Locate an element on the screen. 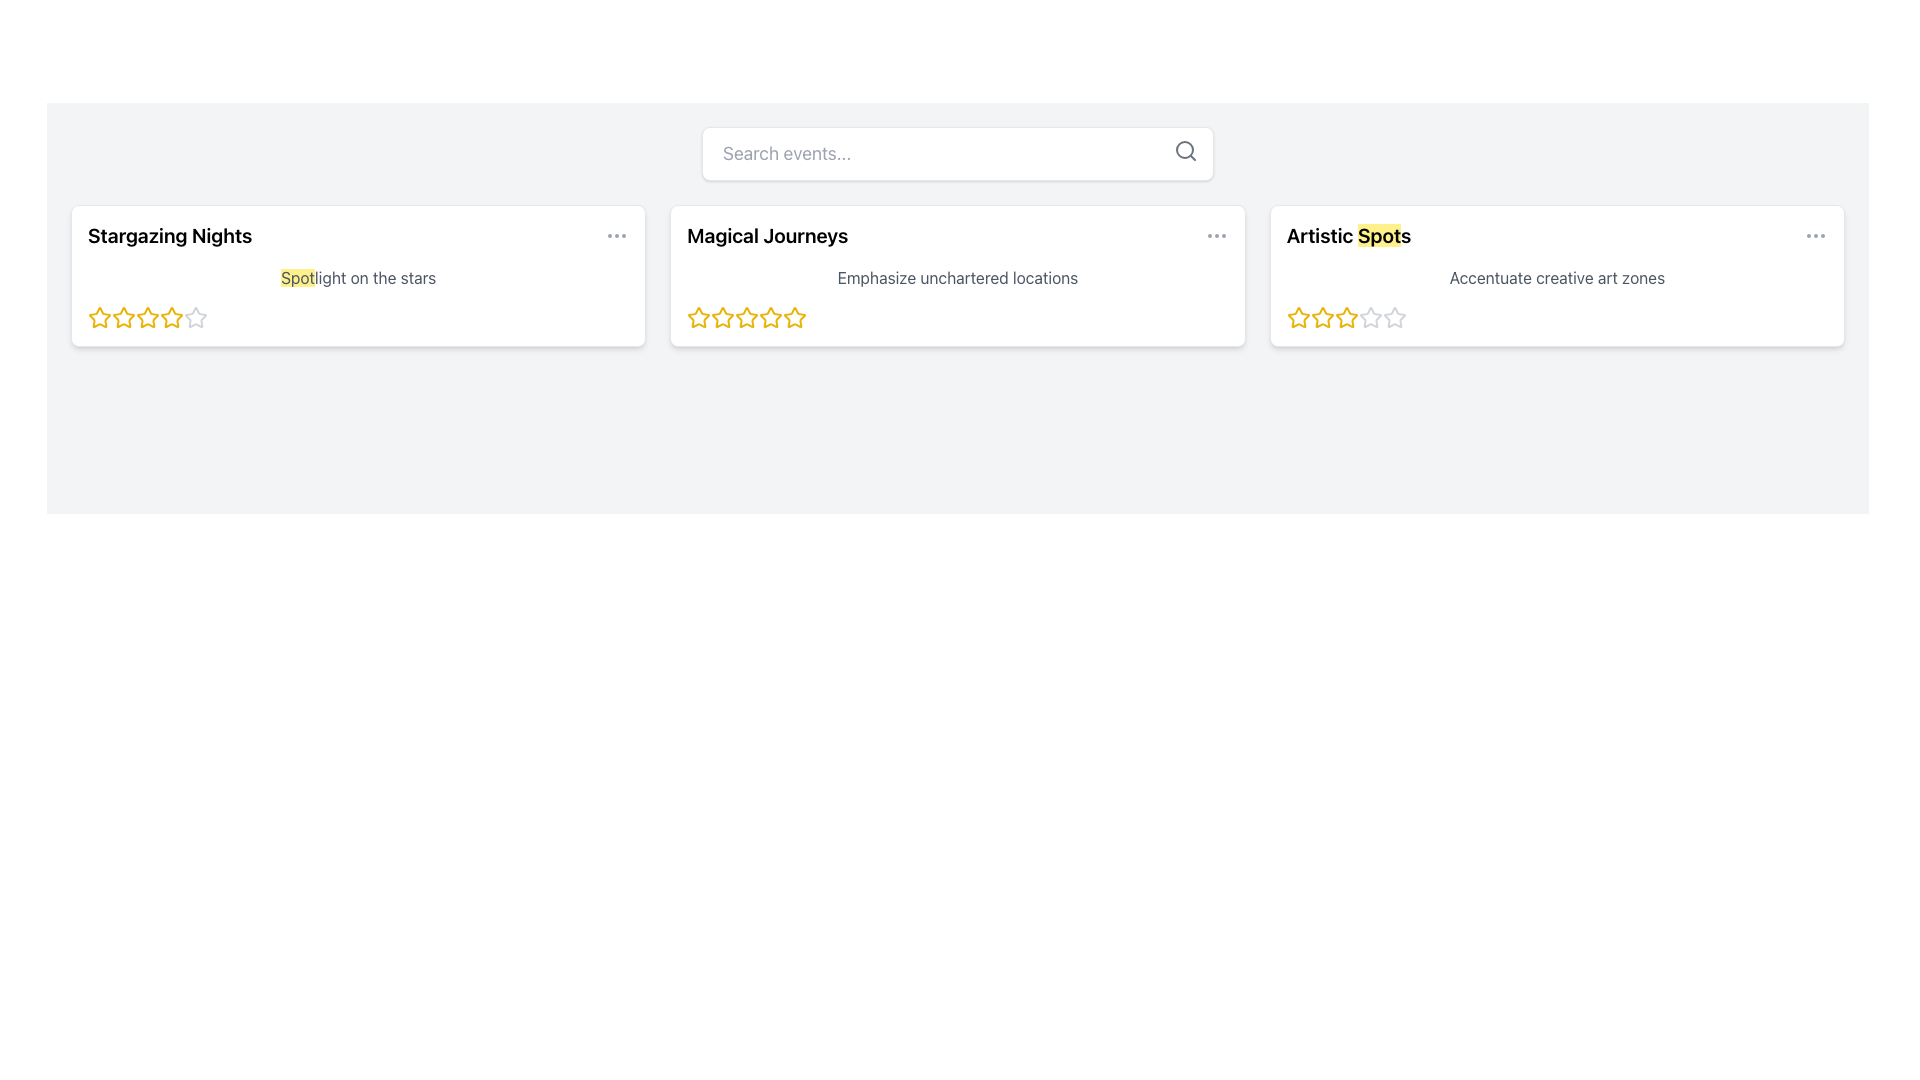 This screenshot has width=1920, height=1080. the third star icon in the rating component under the 'Magical Journeys' section is located at coordinates (770, 316).